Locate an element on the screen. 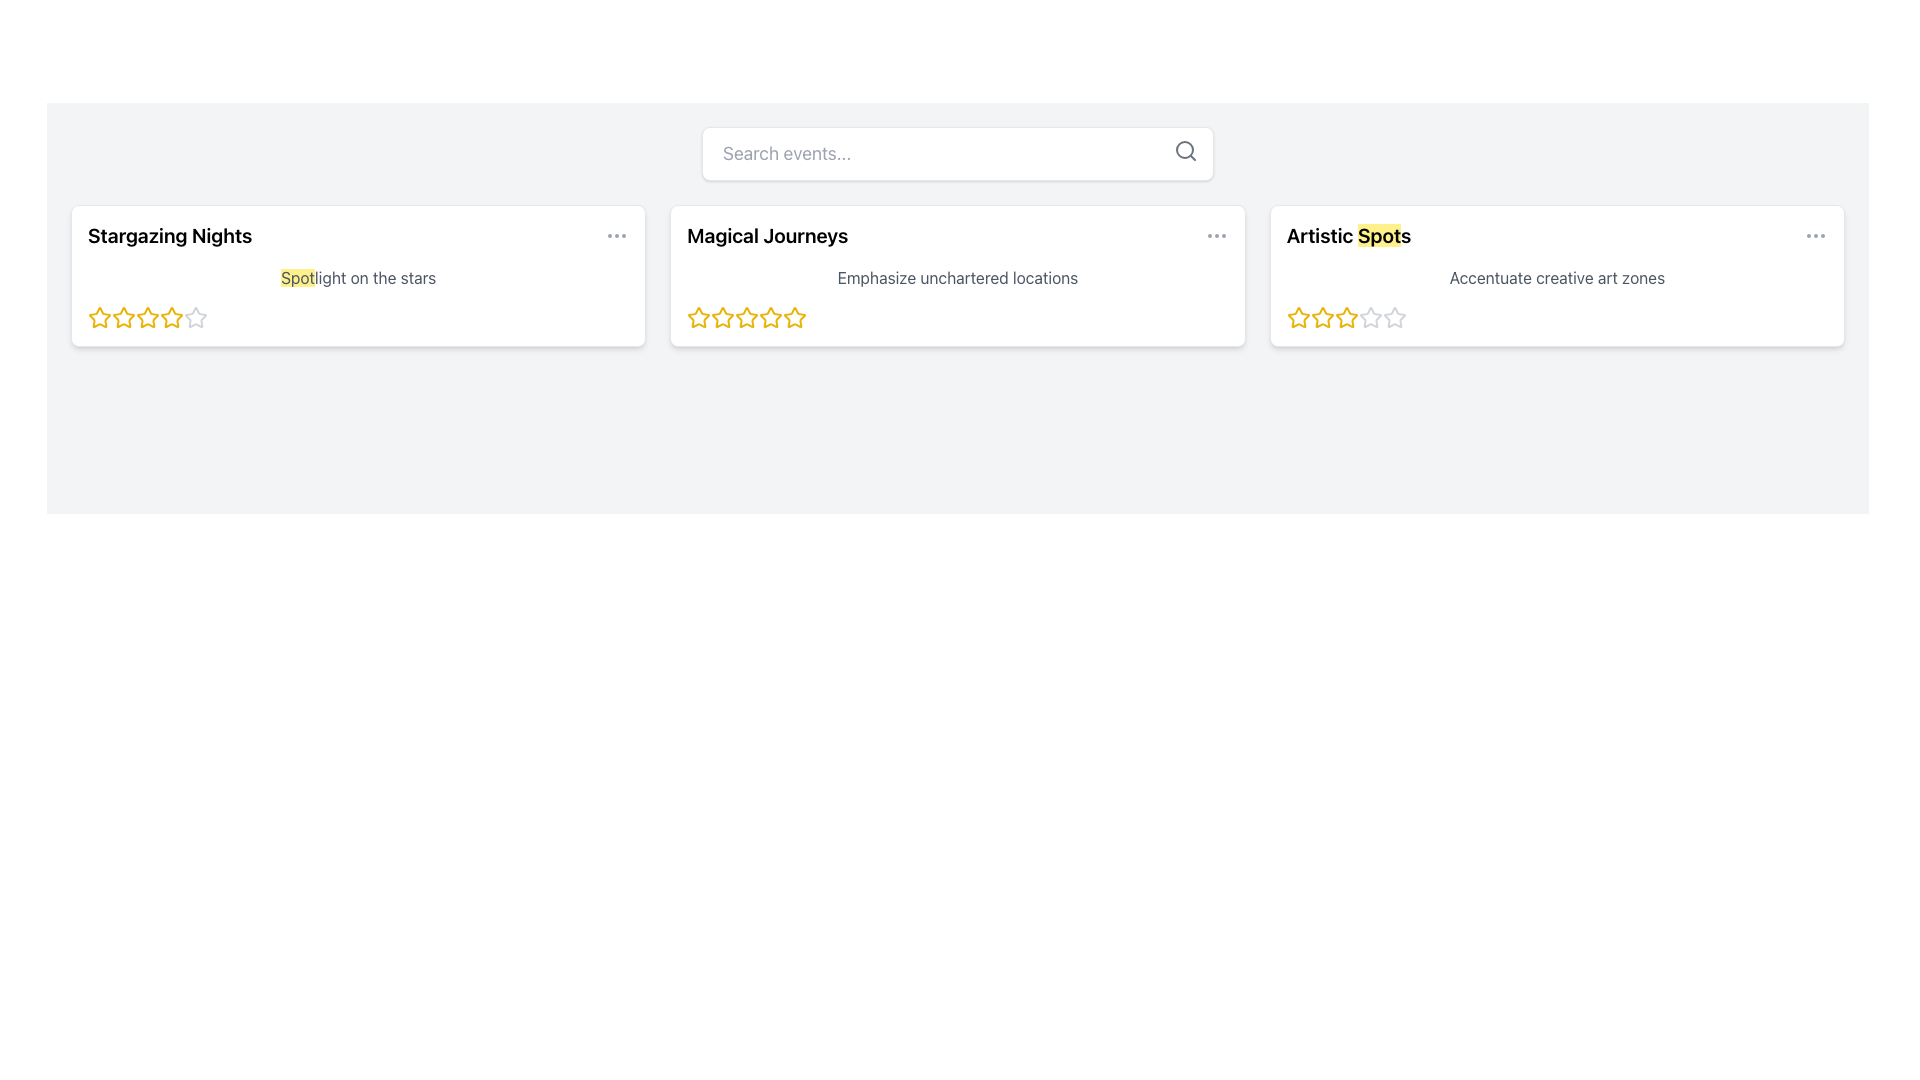 This screenshot has width=1920, height=1080. the third star icon in the rating component under the 'Magical Journeys' section is located at coordinates (770, 316).